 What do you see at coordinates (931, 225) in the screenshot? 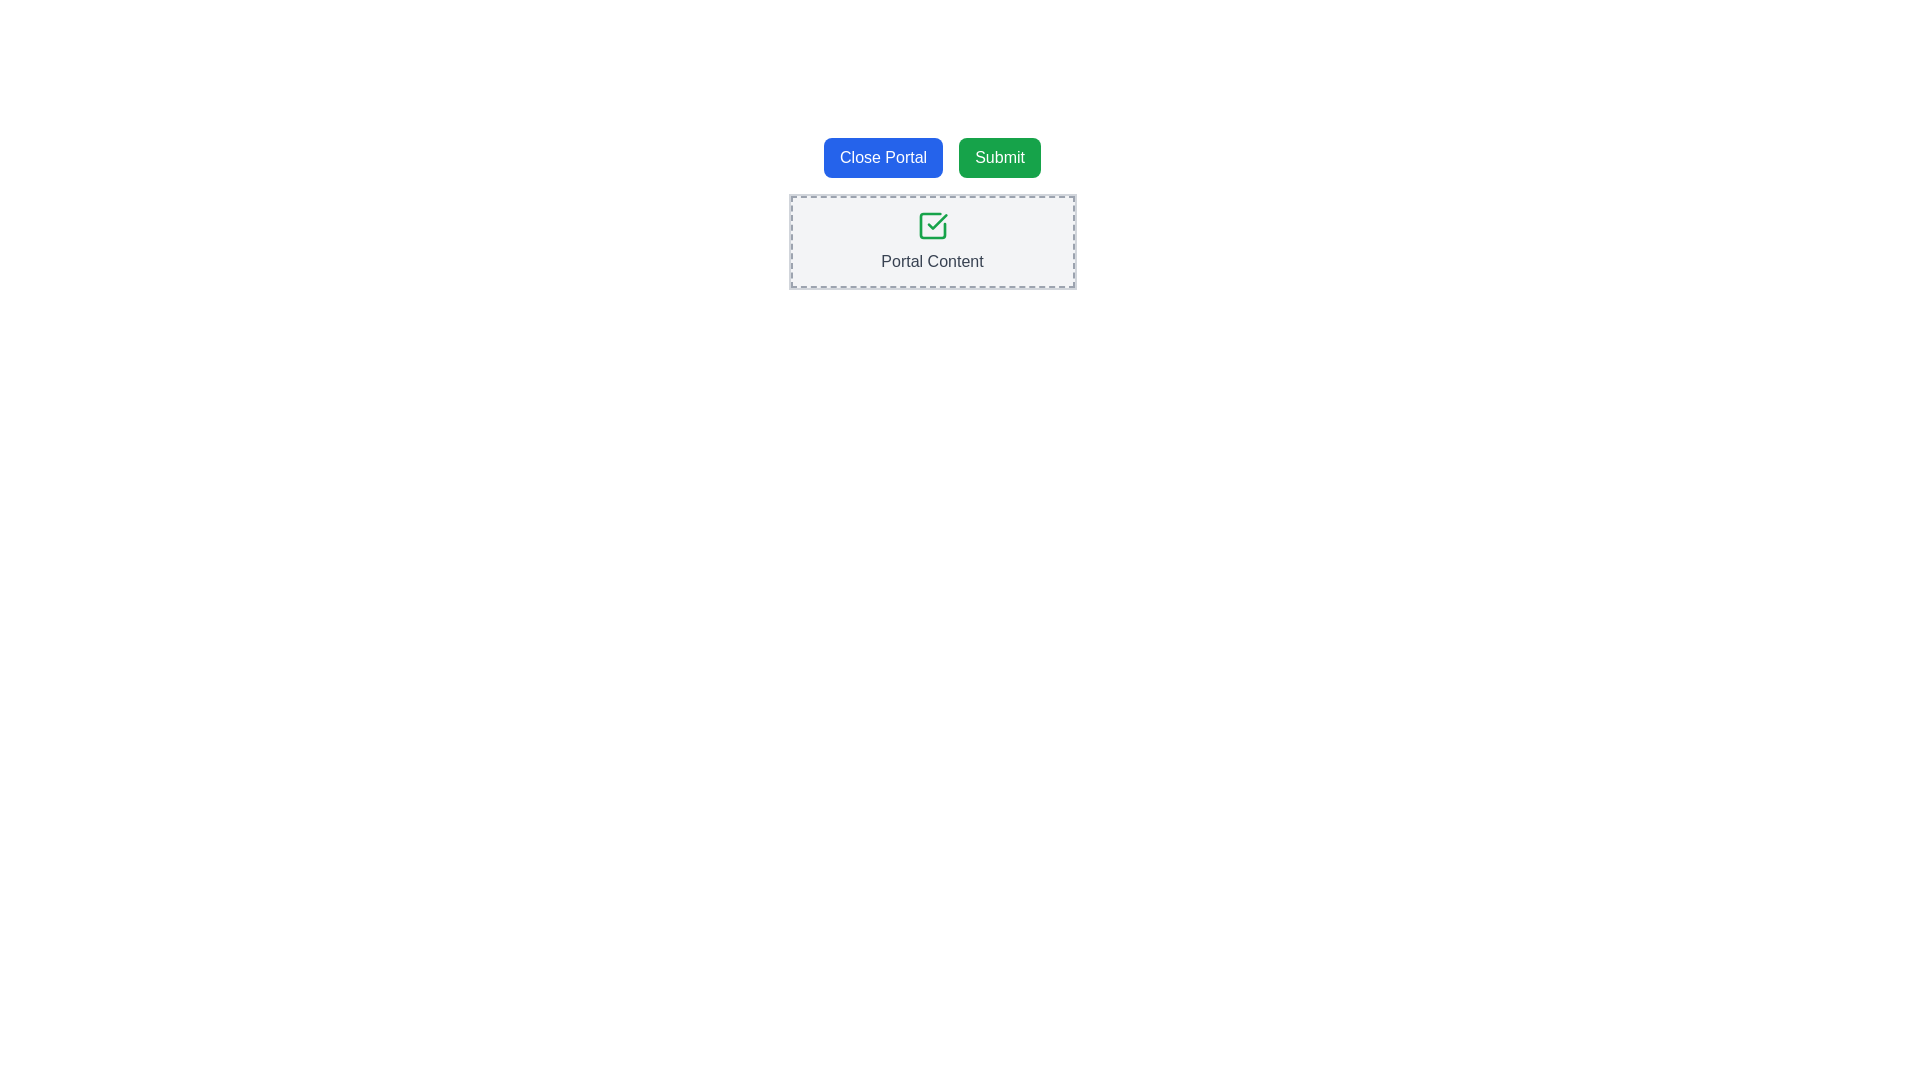
I see `the success icon indicating a confirmed state, positioned above the 'Portal Content' text element` at bounding box center [931, 225].